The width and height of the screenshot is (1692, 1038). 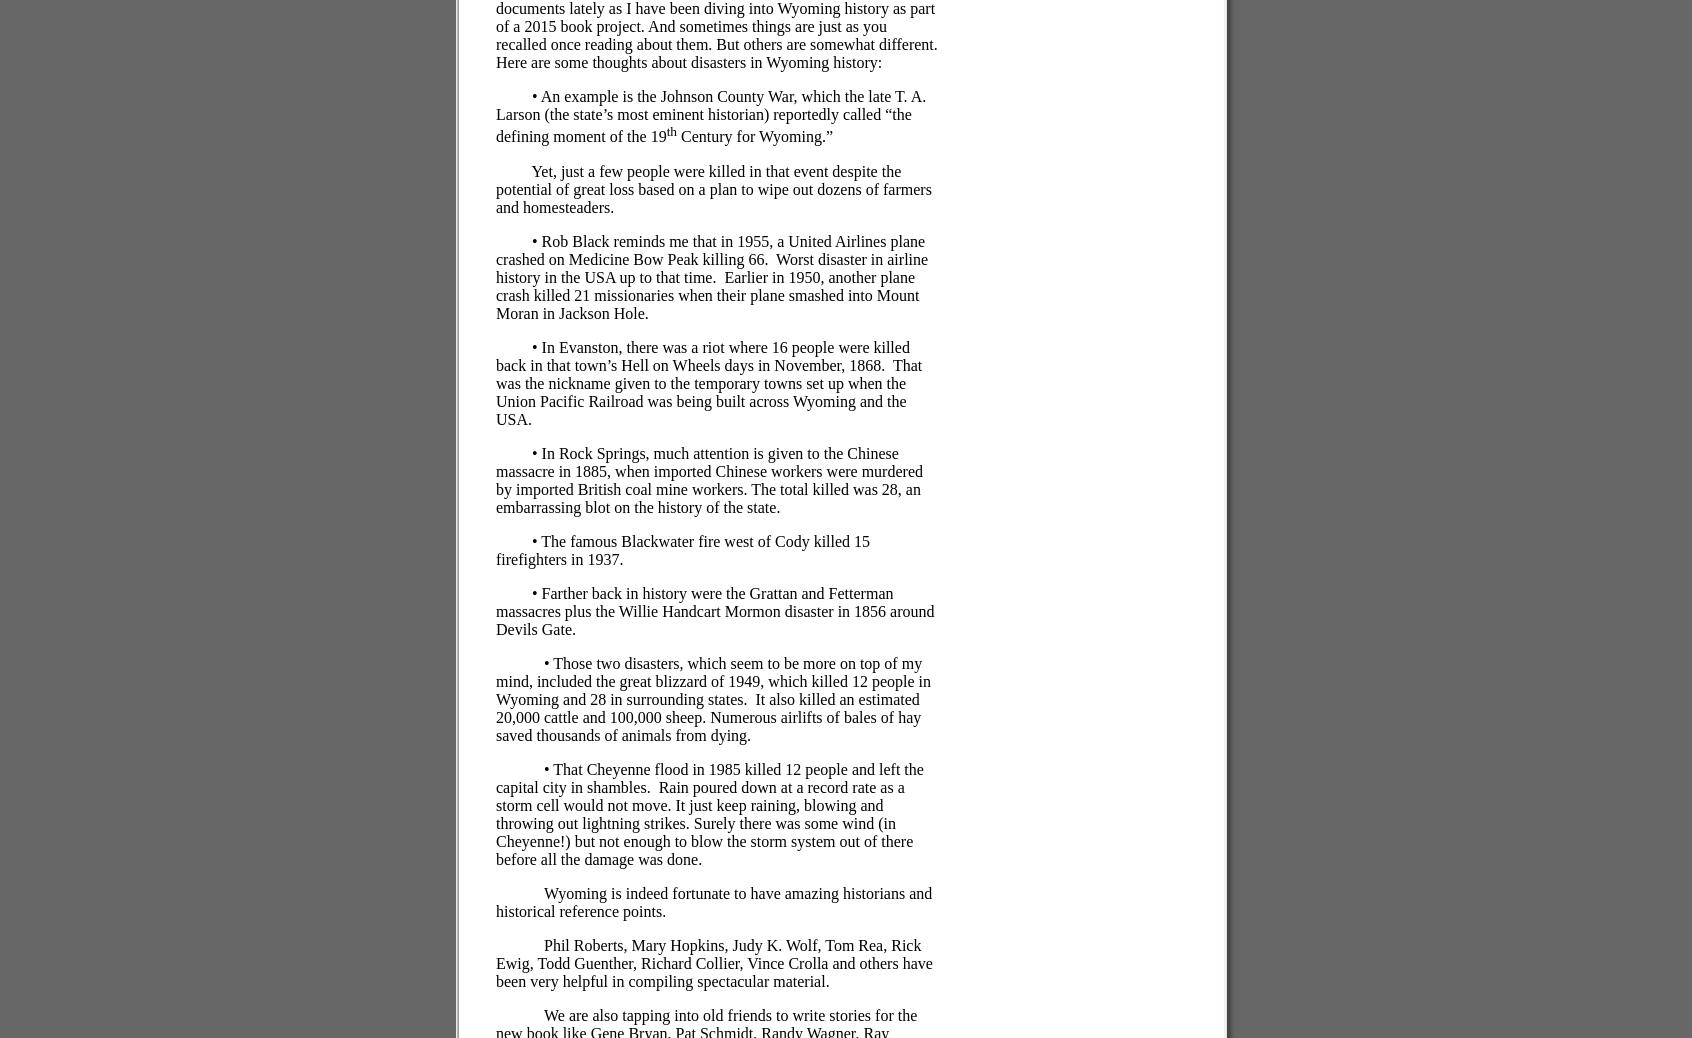 What do you see at coordinates (665, 130) in the screenshot?
I see `'th'` at bounding box center [665, 130].